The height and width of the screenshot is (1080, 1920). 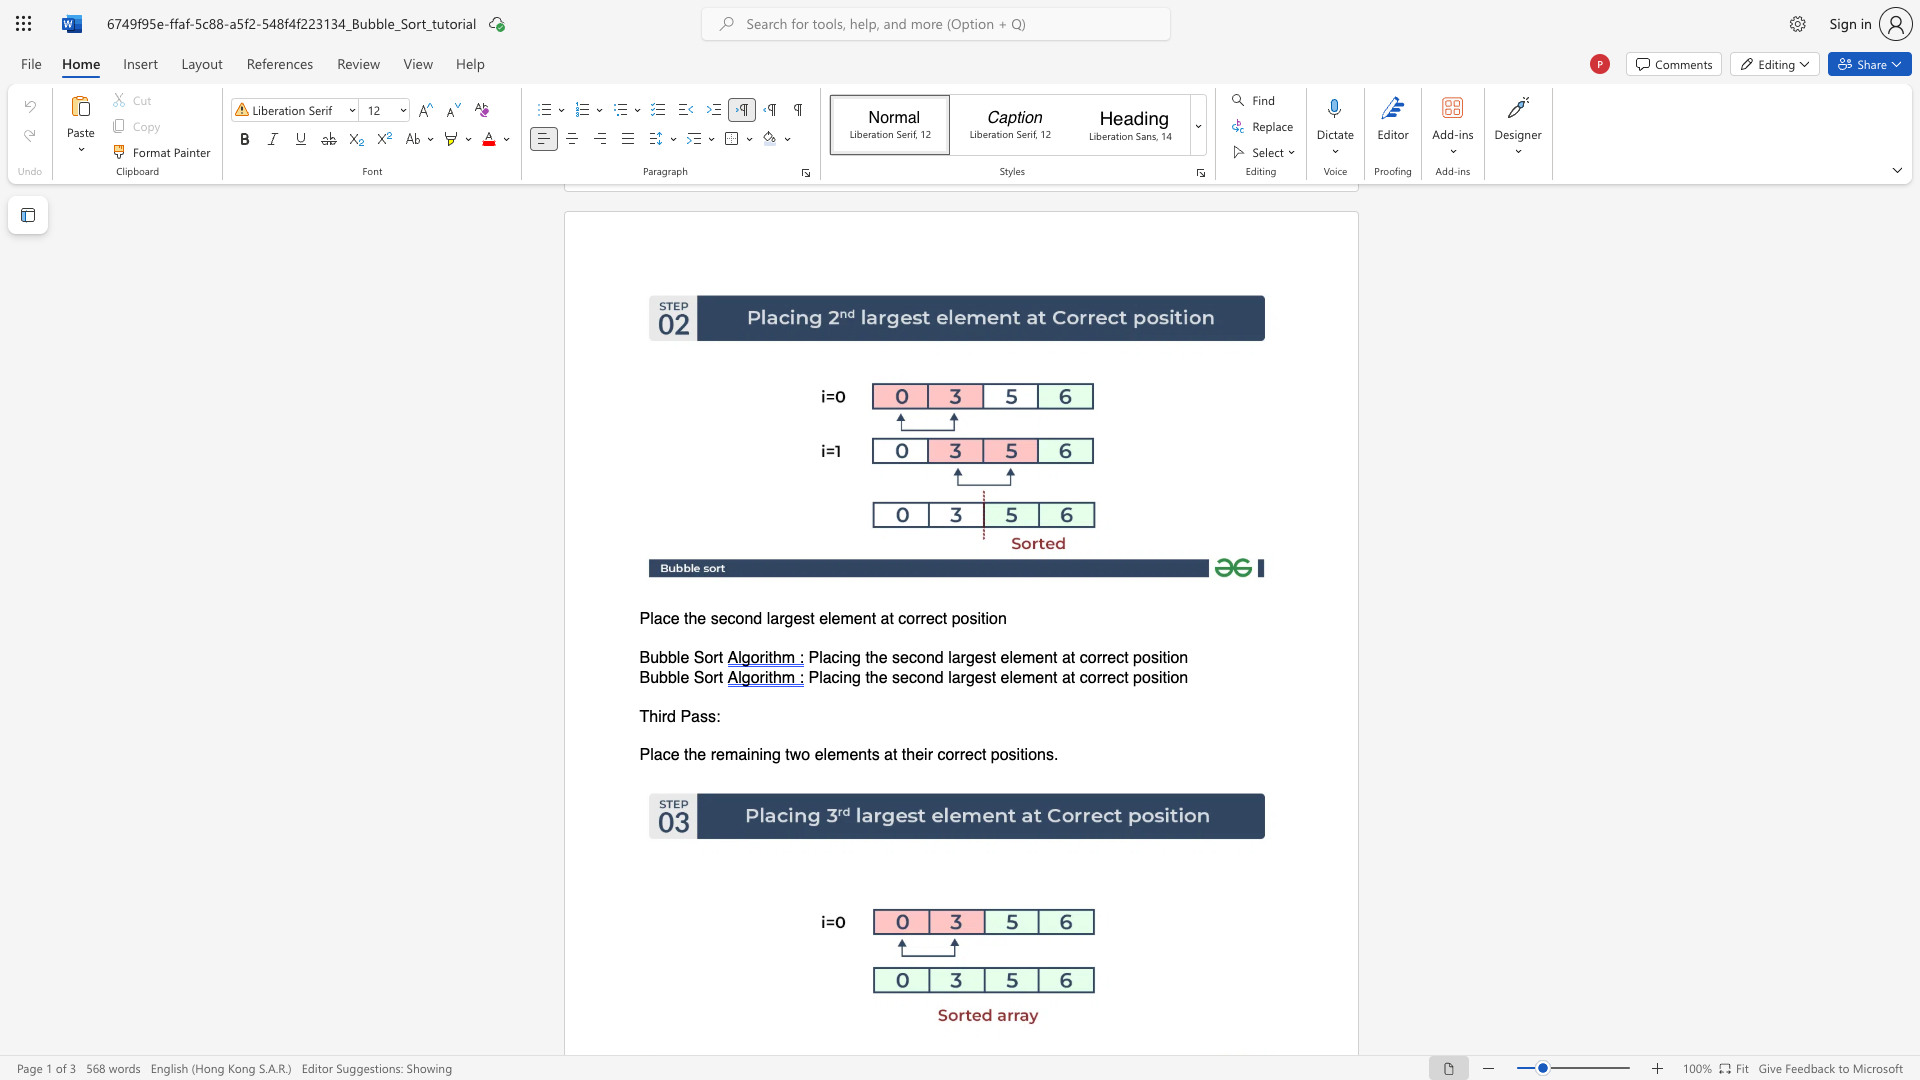 I want to click on the 3th character "i" in the text, so click(x=924, y=755).